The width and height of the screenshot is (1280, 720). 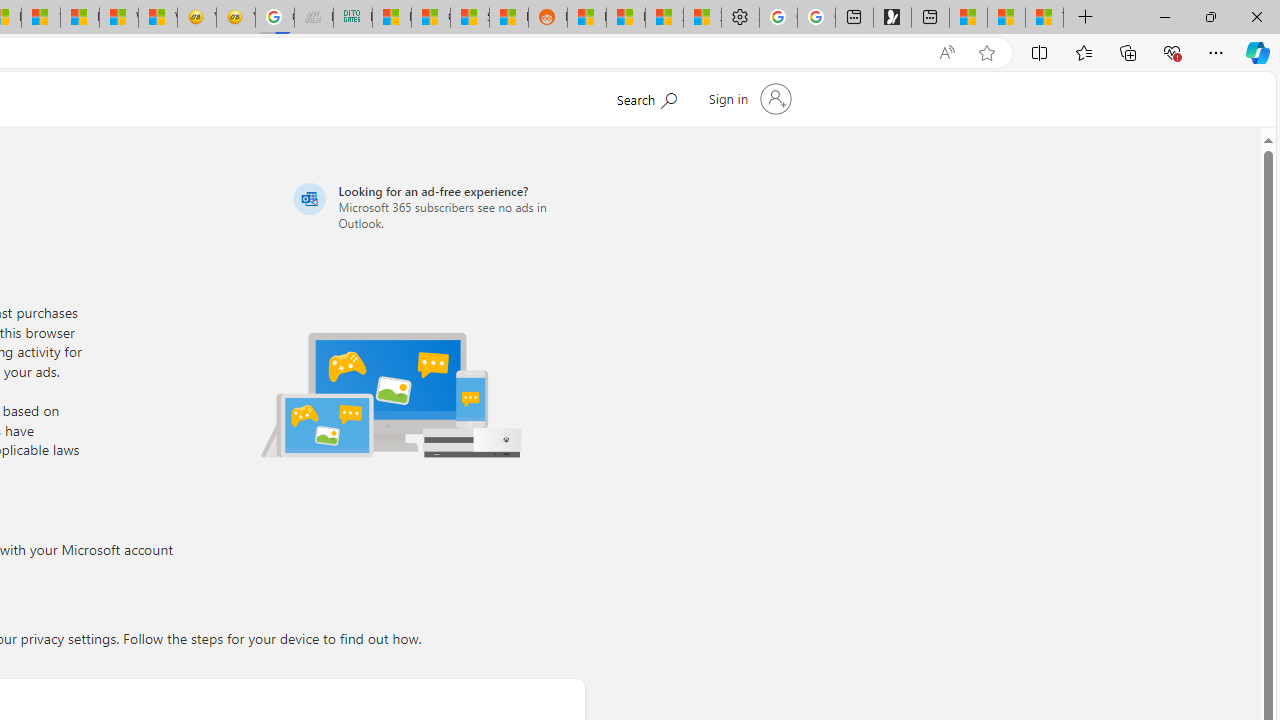 What do you see at coordinates (945, 52) in the screenshot?
I see `'Read aloud this page (Ctrl+Shift+U)'` at bounding box center [945, 52].